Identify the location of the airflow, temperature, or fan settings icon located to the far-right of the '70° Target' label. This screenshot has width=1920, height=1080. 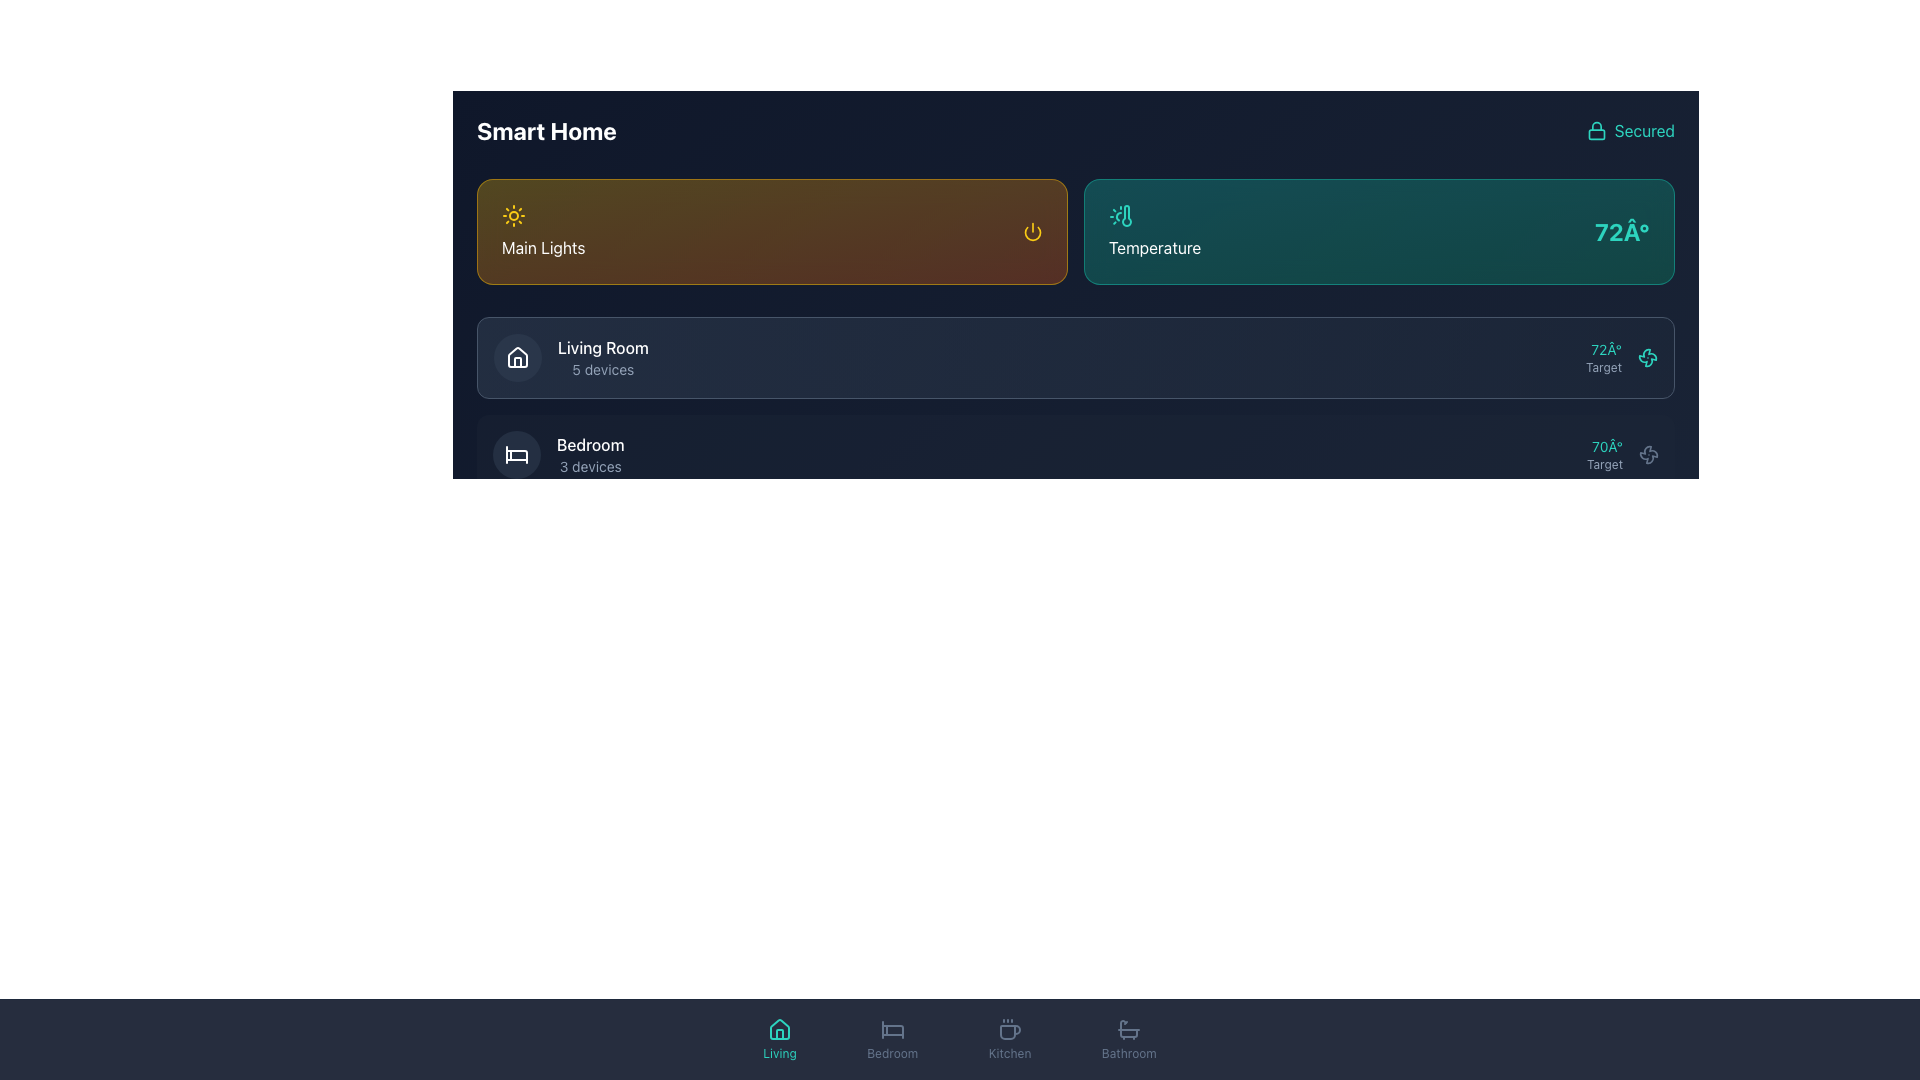
(1649, 455).